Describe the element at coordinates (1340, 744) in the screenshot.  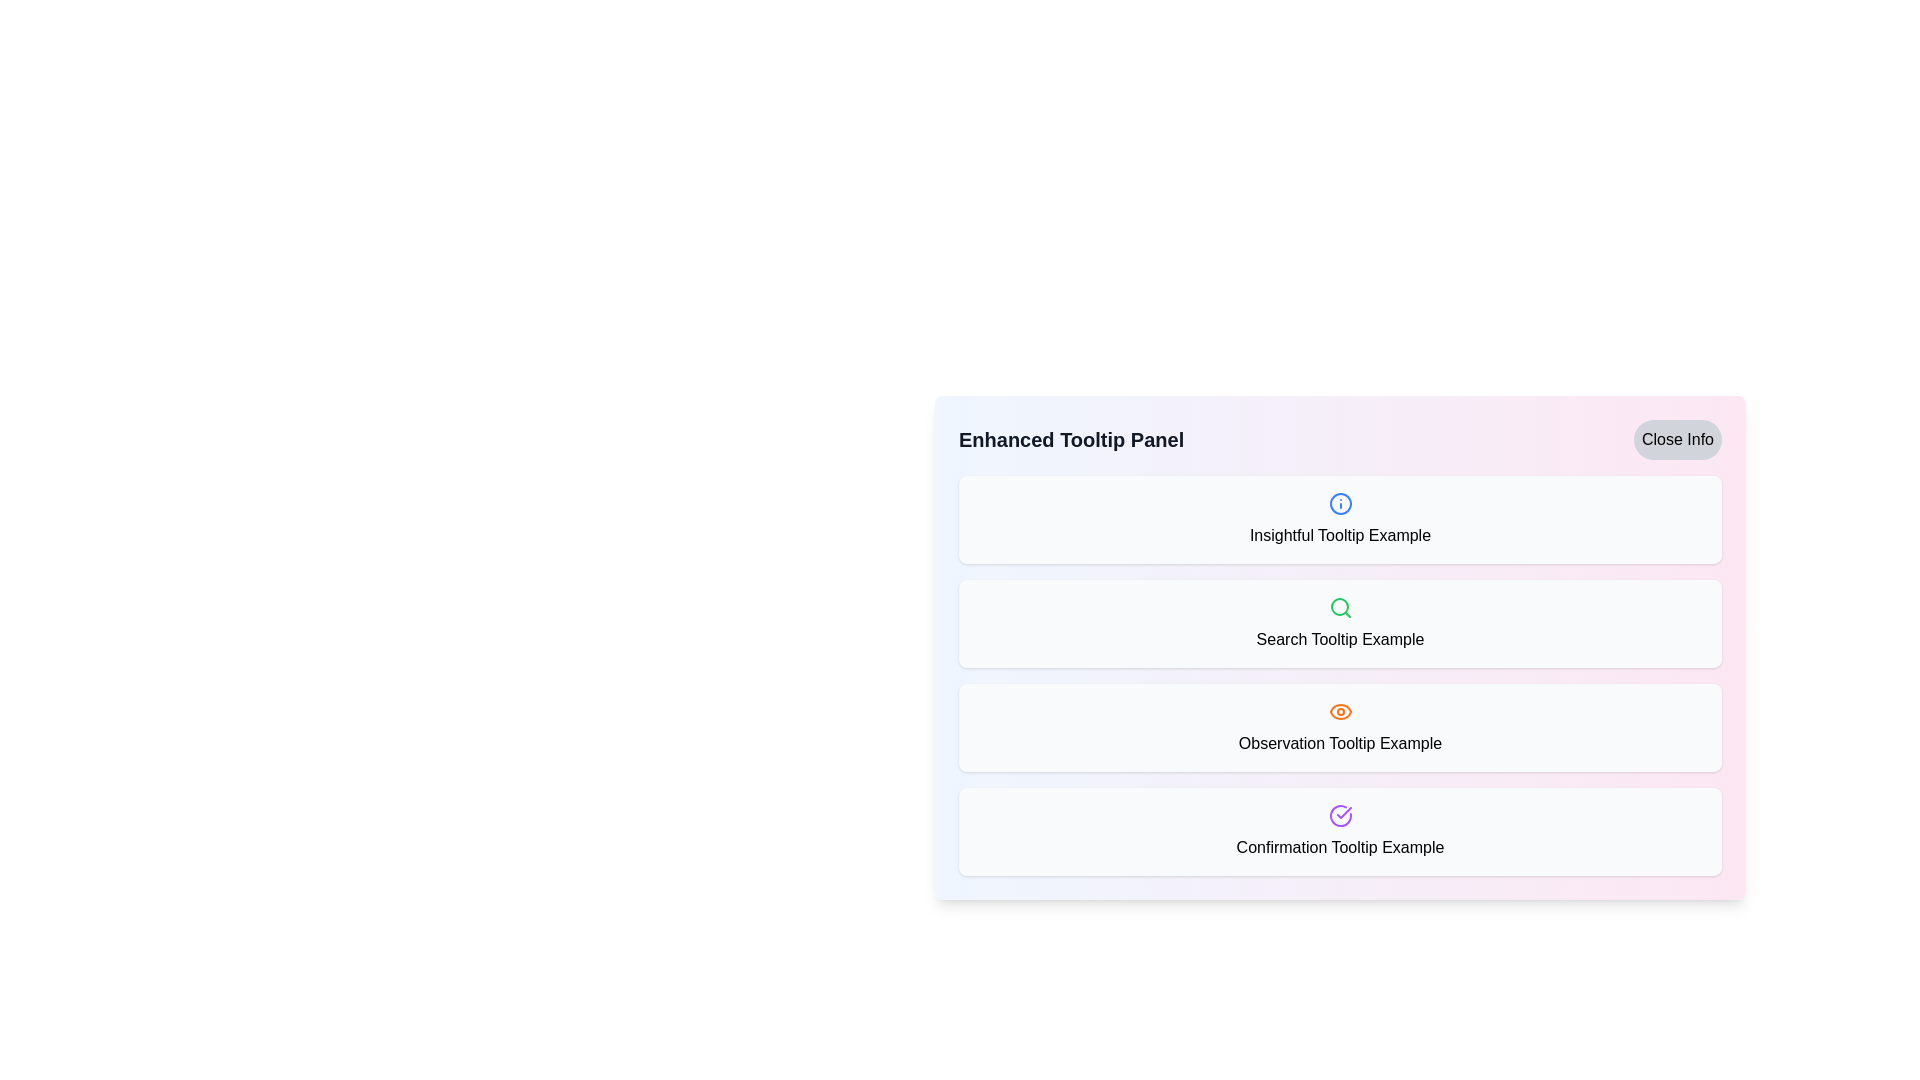
I see `the third text label in the vertical stack, which is located below the 'Search Tooltip Example' and above the 'Confirmation Tooltip Example'` at that location.